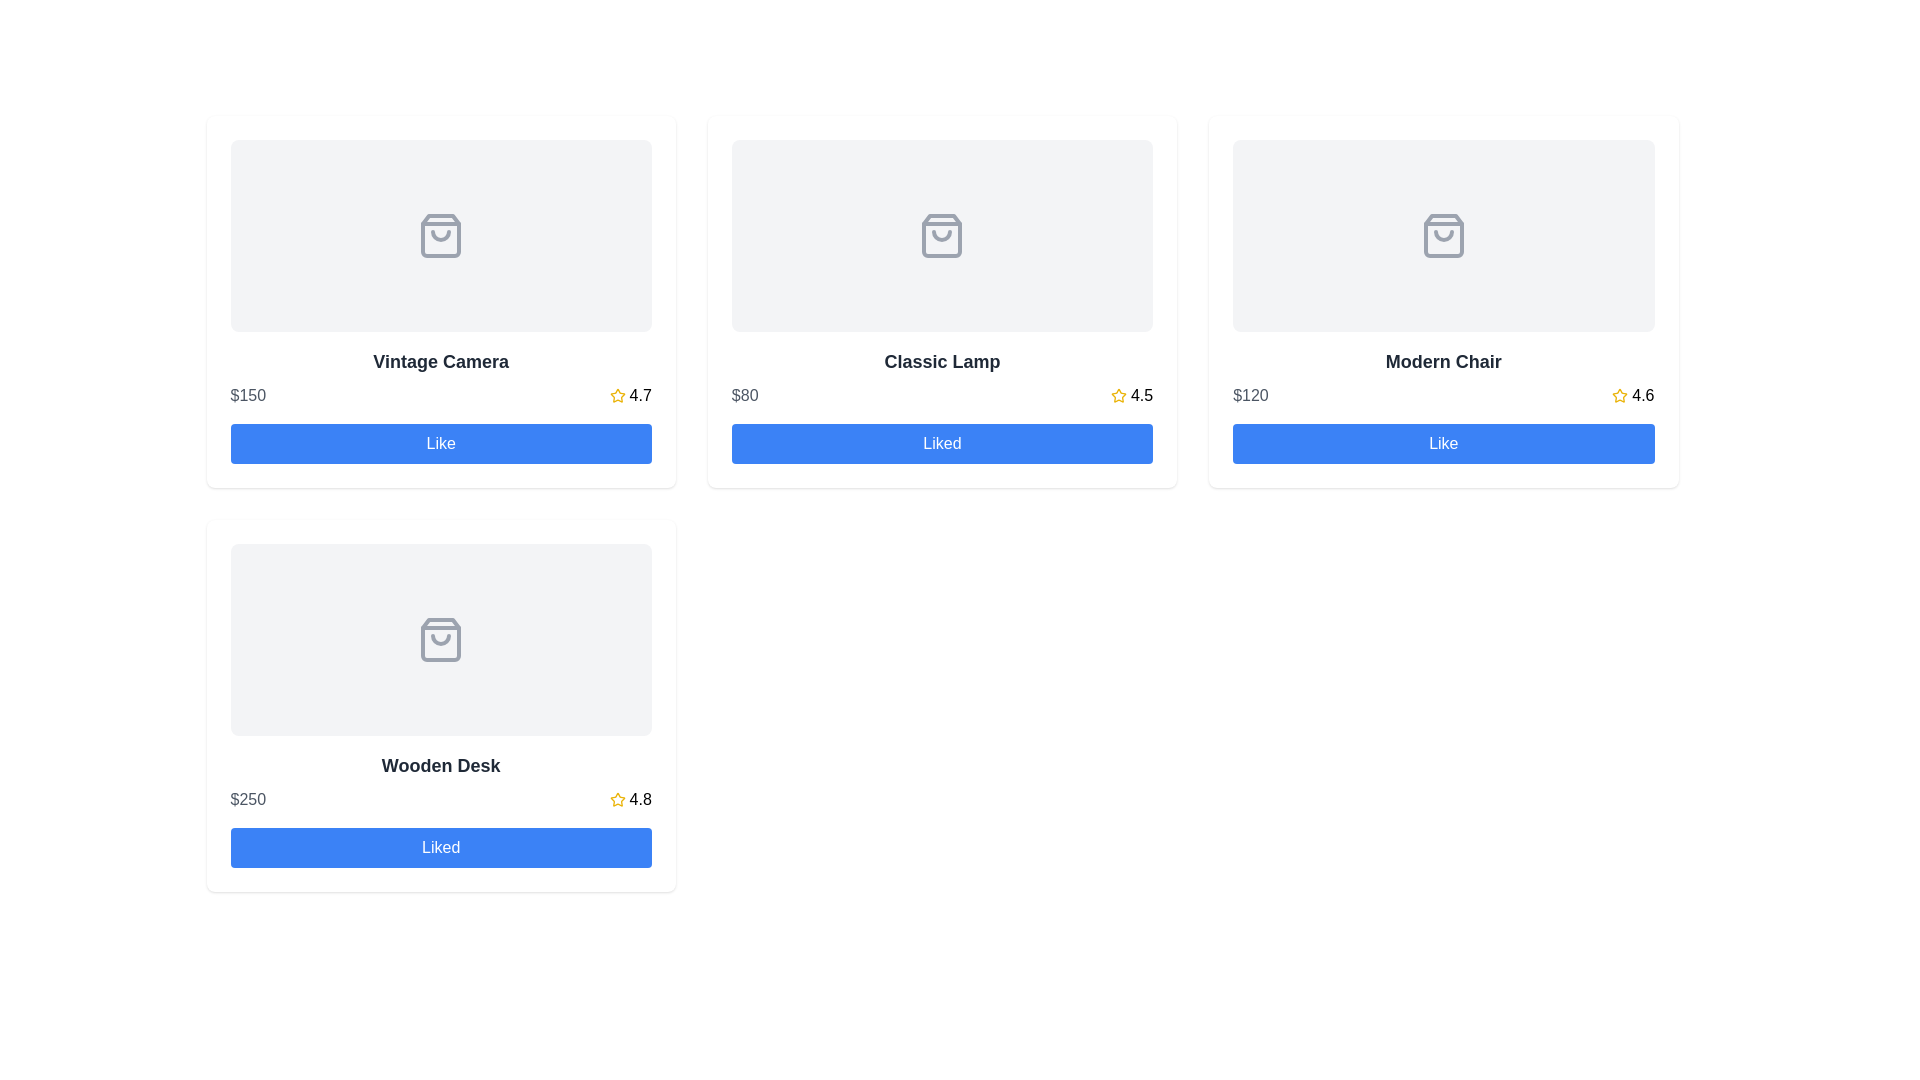 The height and width of the screenshot is (1080, 1920). I want to click on the decorative icon indicating the 'shopping' category on the 'Modern Chair' product card, located centrally within the gray rectangular image placeholder in the third card from the left in the top row, so click(1443, 234).